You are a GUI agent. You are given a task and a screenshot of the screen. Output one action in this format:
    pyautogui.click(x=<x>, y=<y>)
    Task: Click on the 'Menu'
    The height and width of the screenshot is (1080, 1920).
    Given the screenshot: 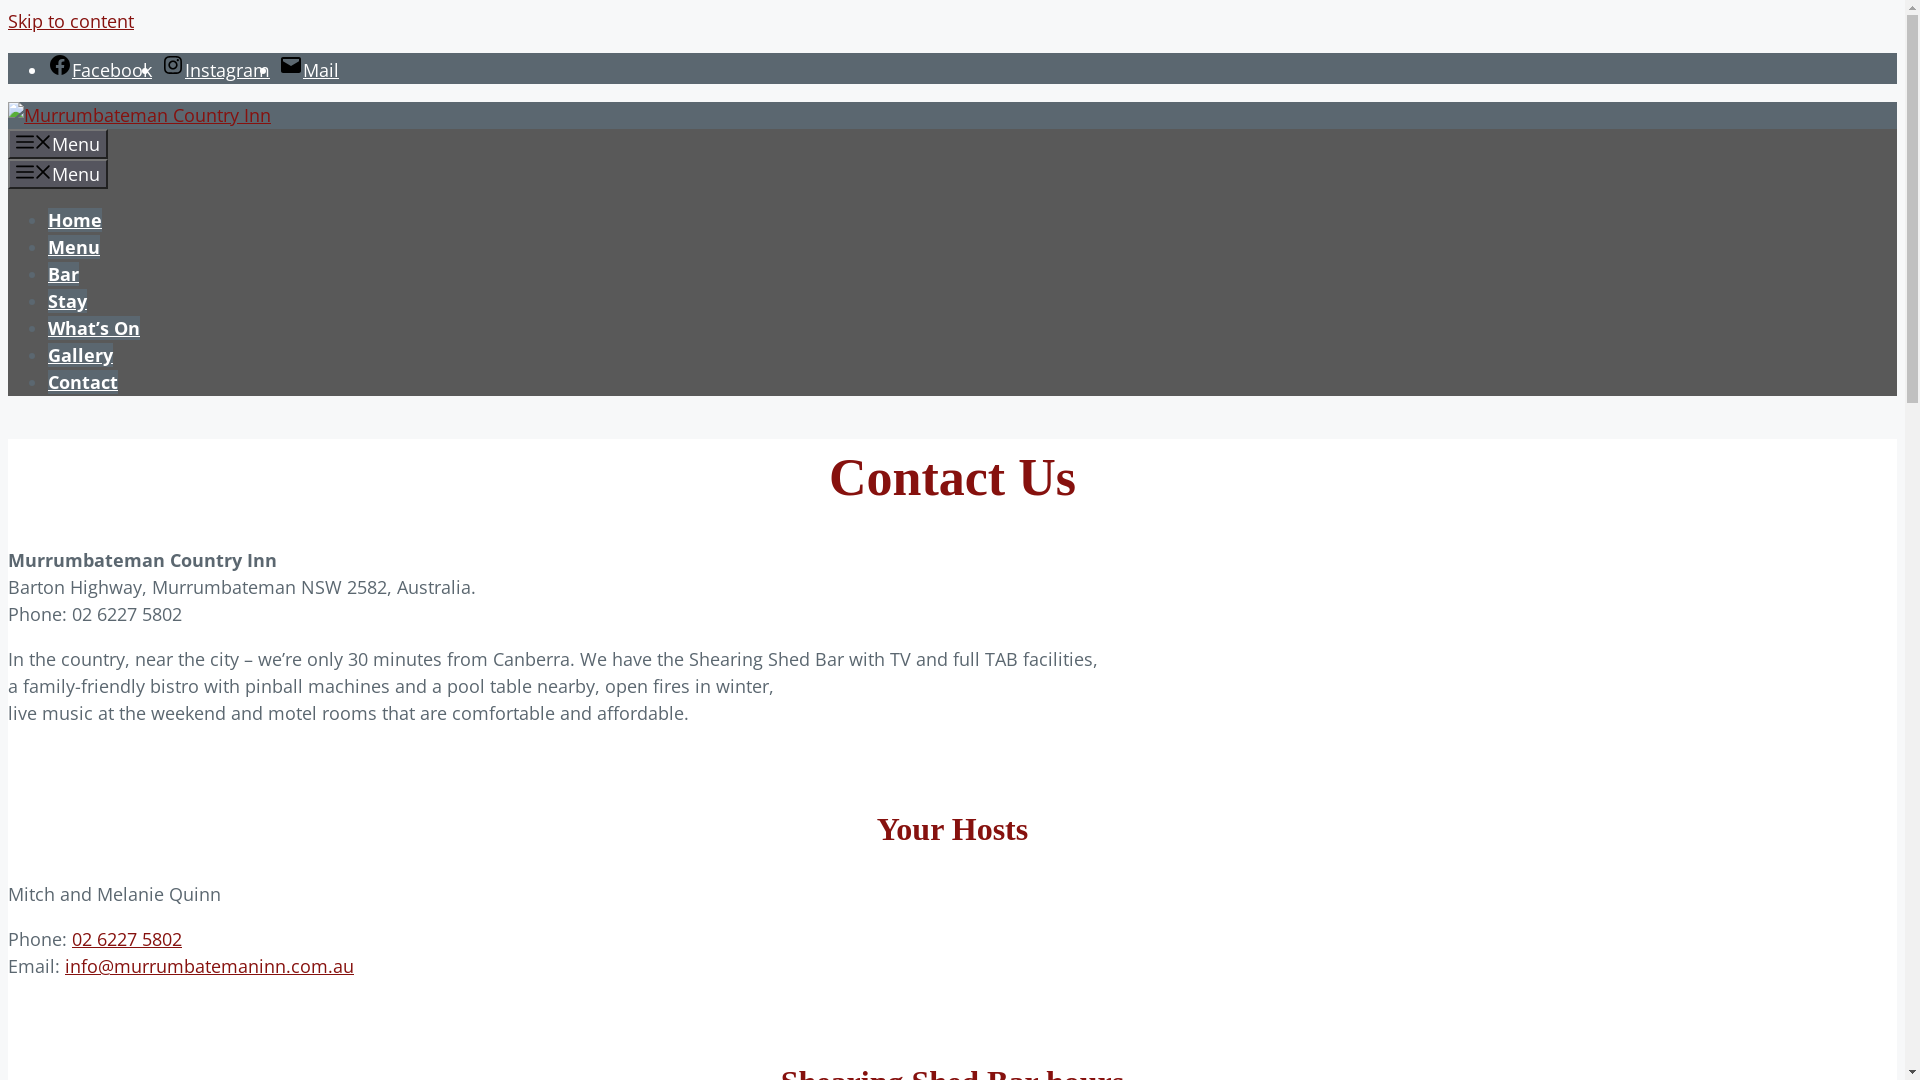 What is the action you would take?
    pyautogui.click(x=73, y=245)
    